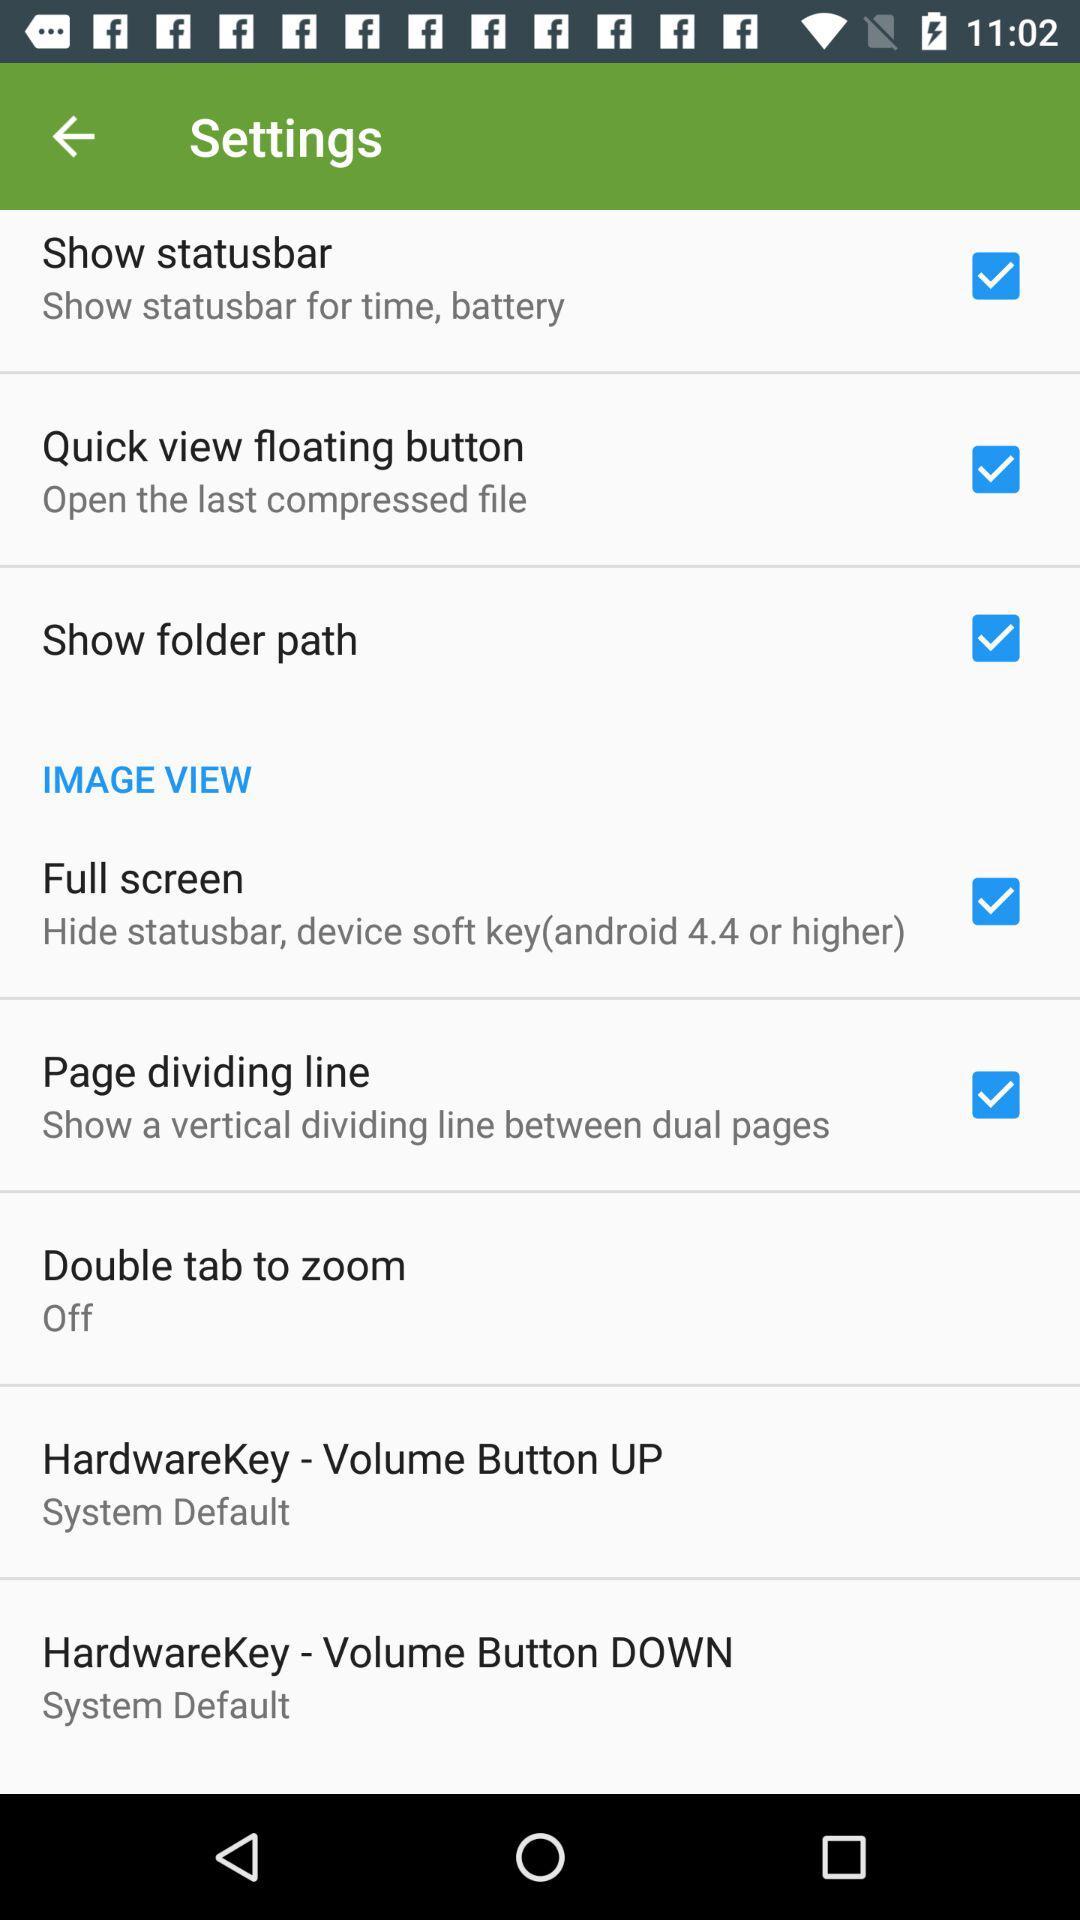 The height and width of the screenshot is (1920, 1080). I want to click on item below the show a vertical item, so click(224, 1262).